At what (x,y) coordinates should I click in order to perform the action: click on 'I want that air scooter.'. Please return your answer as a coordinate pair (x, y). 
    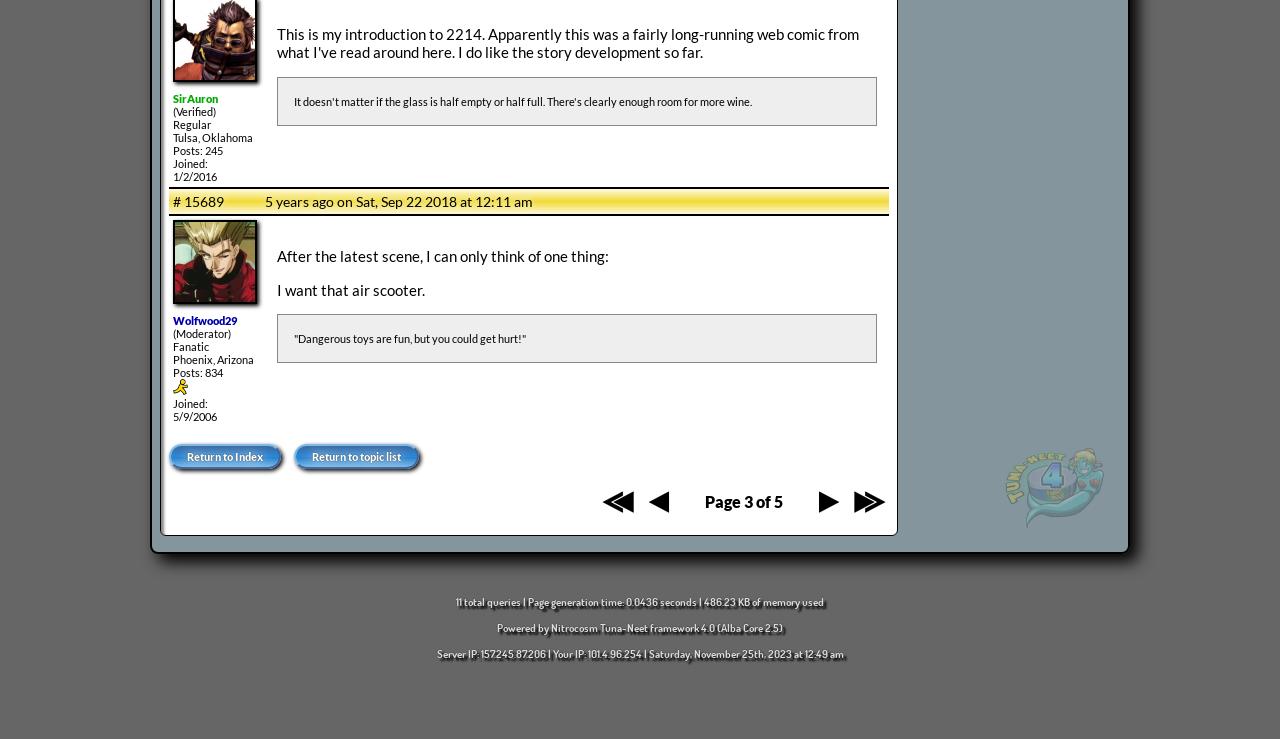
    Looking at the image, I should click on (350, 288).